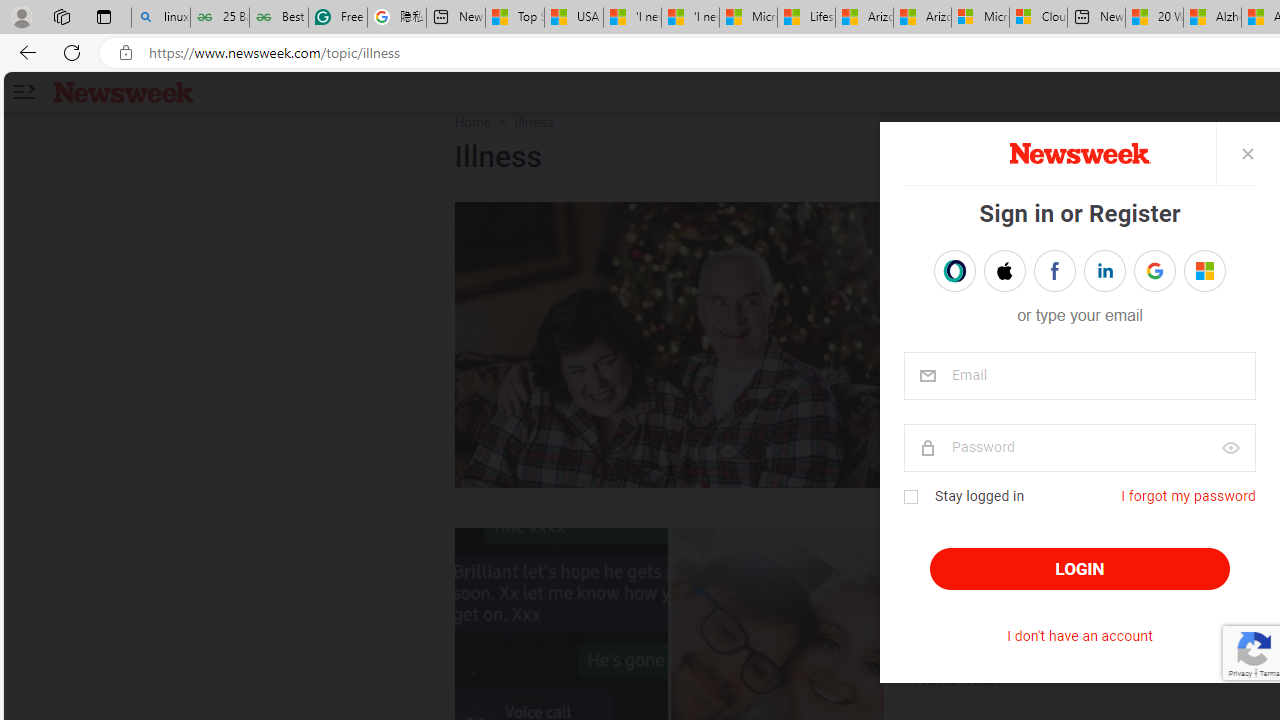 The height and width of the screenshot is (720, 1280). Describe the element at coordinates (1004, 271) in the screenshot. I see `'Sign in with APPLE'` at that location.